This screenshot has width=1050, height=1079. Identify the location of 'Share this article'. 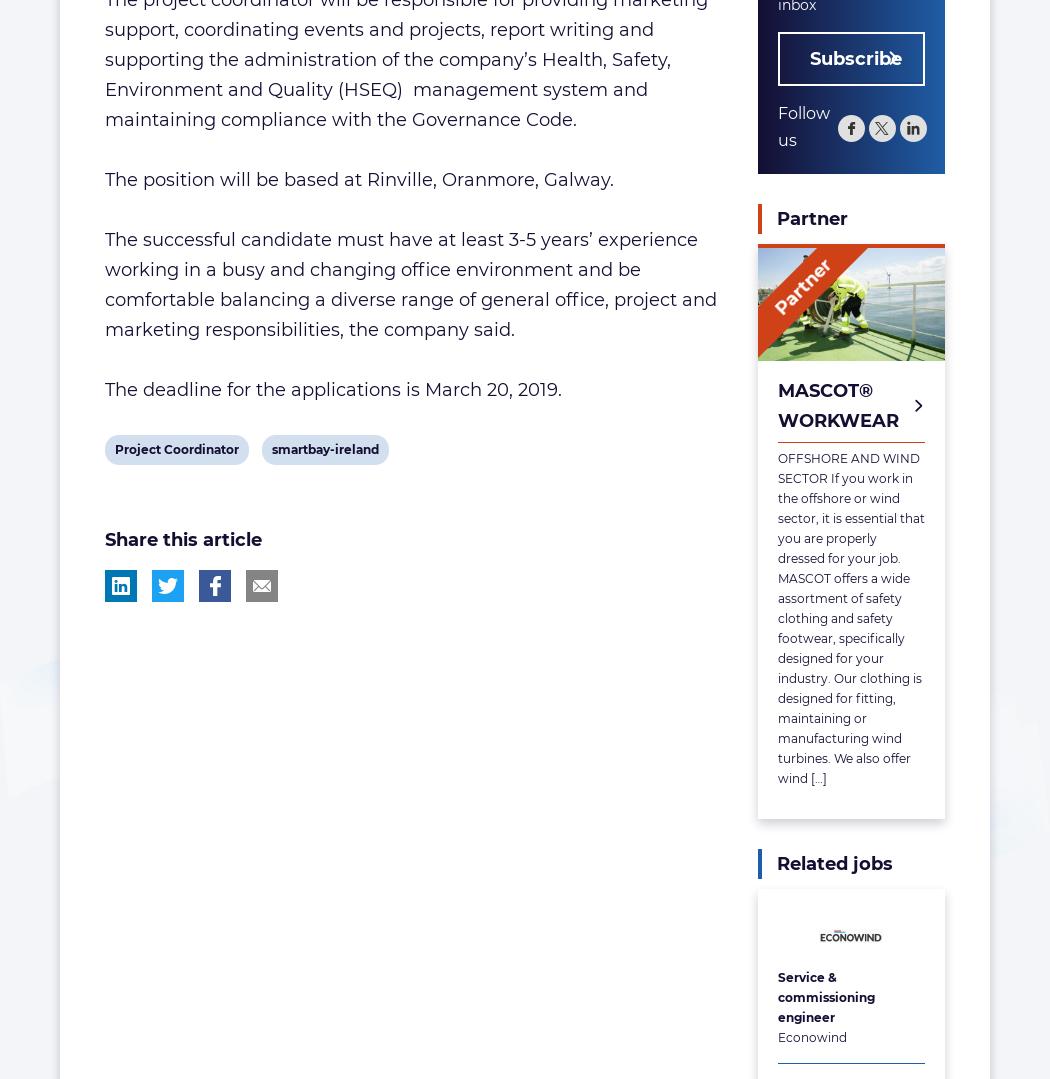
(105, 540).